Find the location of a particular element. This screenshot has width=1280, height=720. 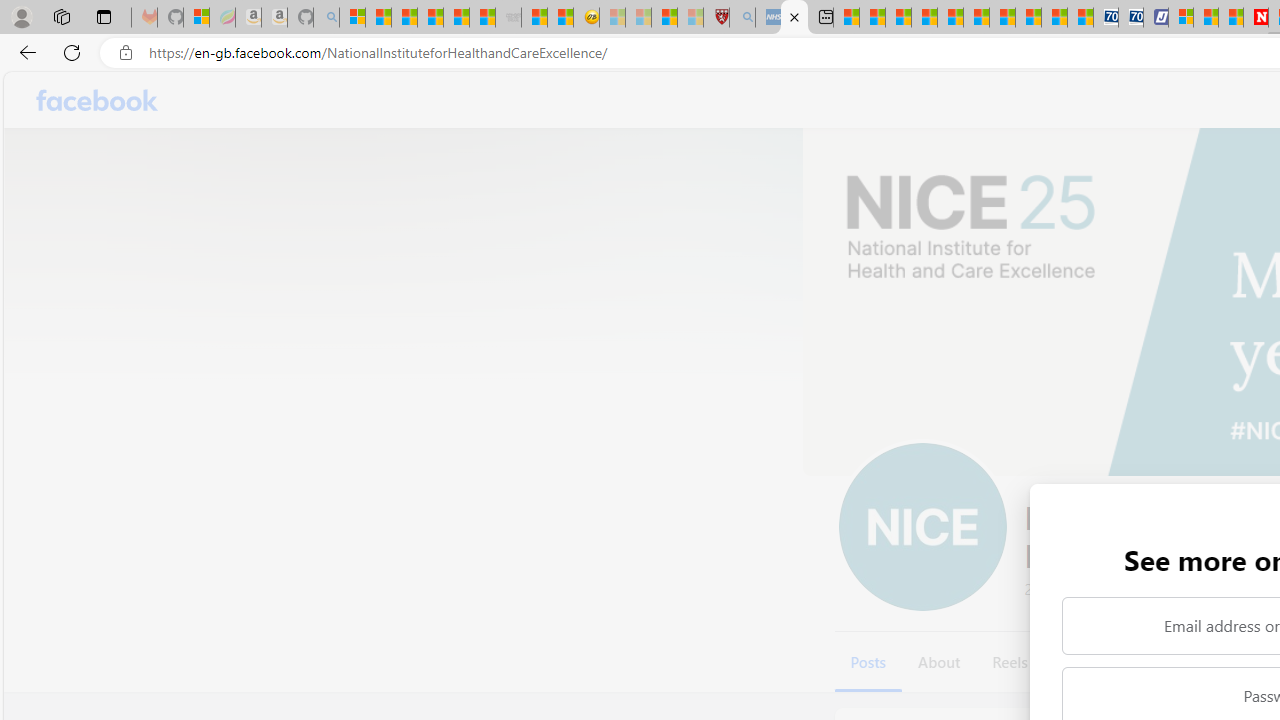

'The Weather Channel - MSN' is located at coordinates (403, 17).